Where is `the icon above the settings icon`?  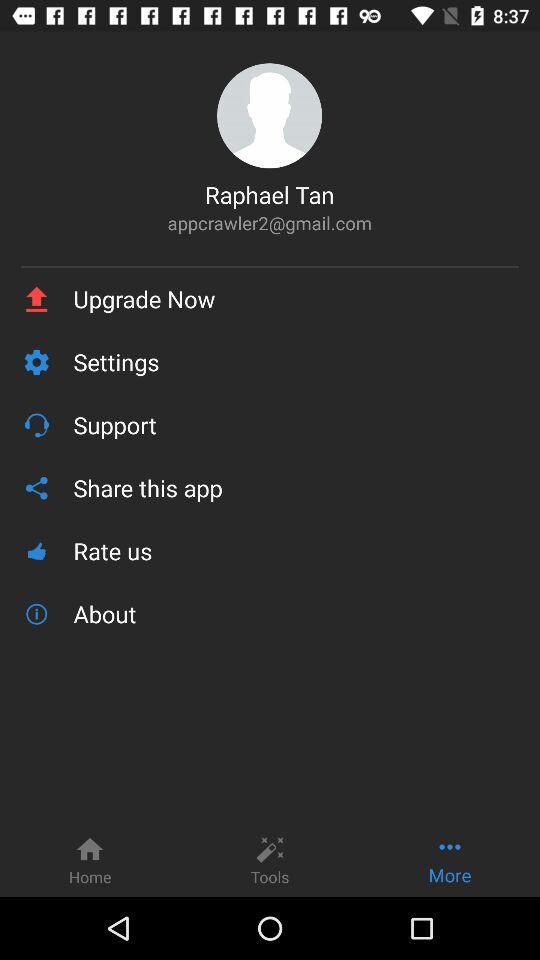 the icon above the settings icon is located at coordinates (295, 298).